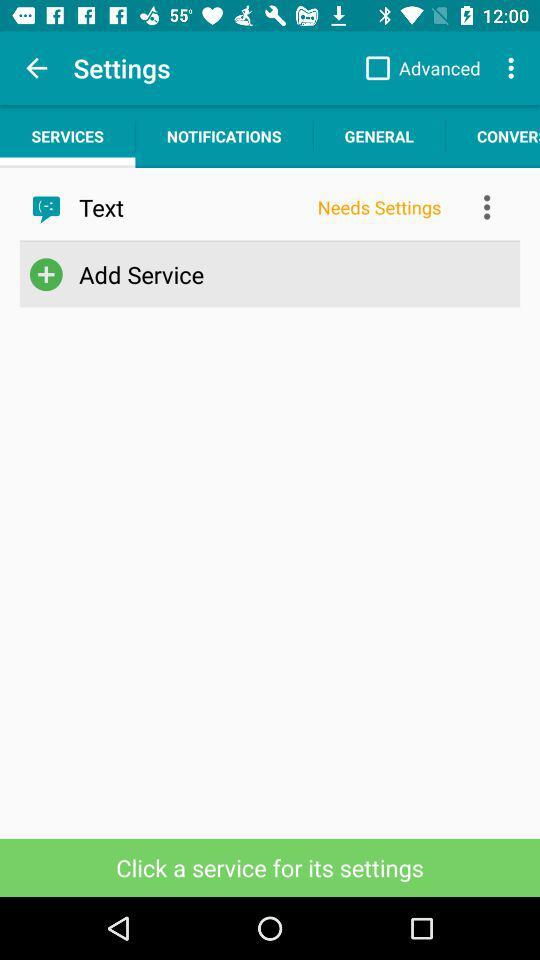 This screenshot has width=540, height=960. I want to click on the icon to the right of text item, so click(379, 207).